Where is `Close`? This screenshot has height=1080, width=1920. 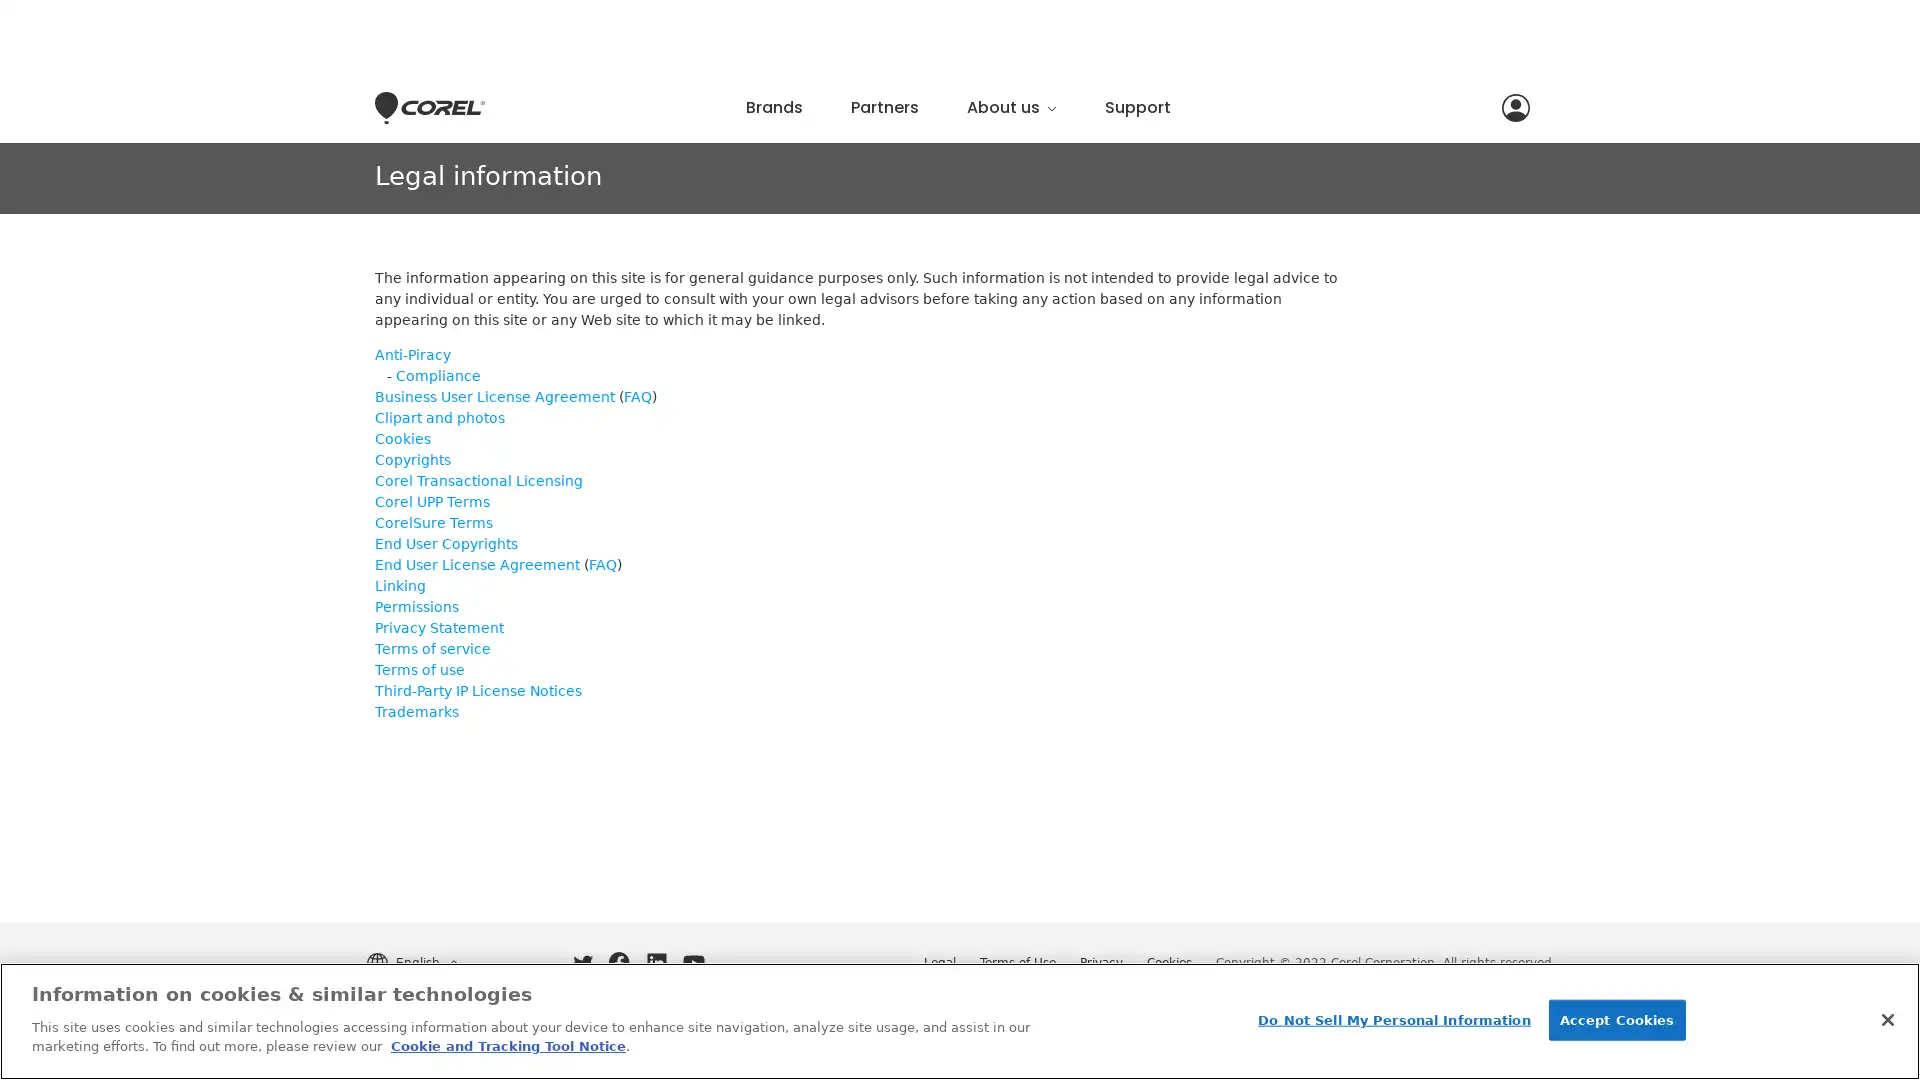
Close is located at coordinates (1210, 26).